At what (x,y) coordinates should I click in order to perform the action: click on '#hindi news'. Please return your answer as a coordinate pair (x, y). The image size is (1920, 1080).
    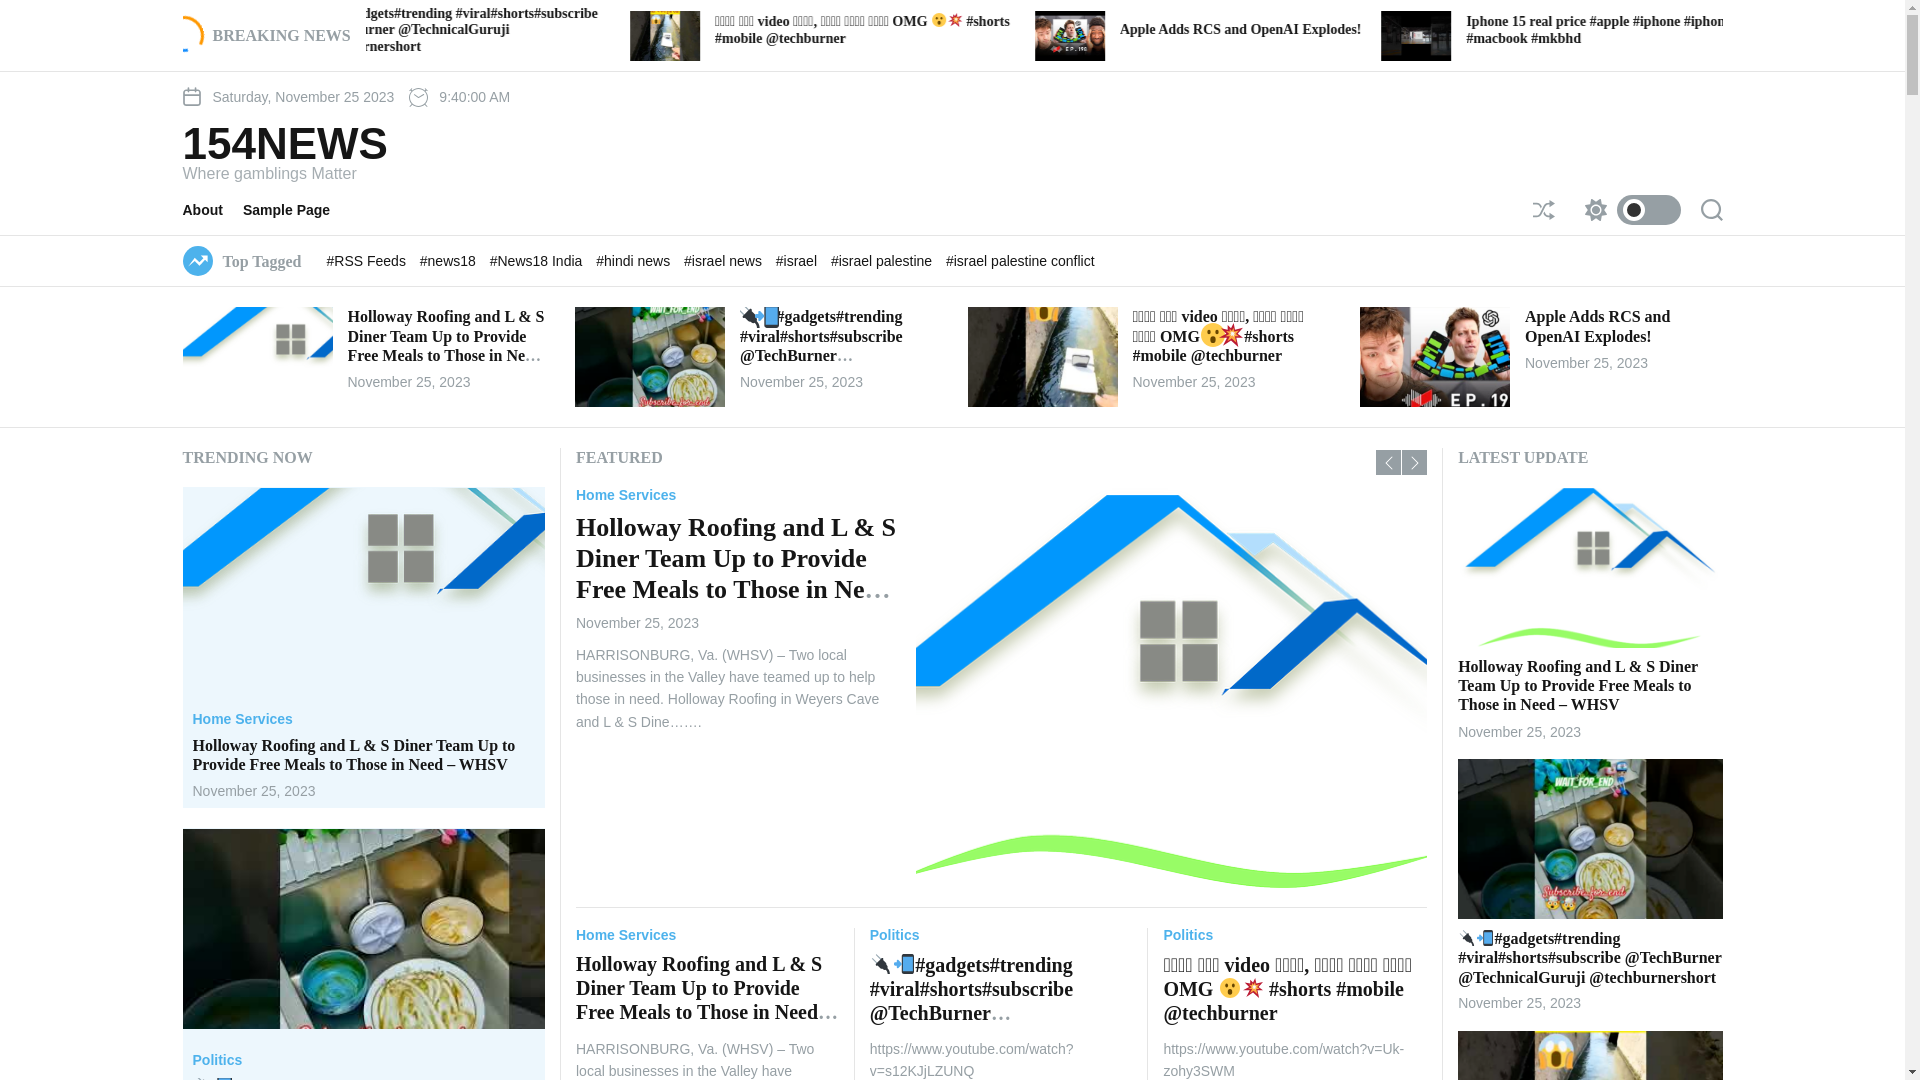
    Looking at the image, I should click on (633, 260).